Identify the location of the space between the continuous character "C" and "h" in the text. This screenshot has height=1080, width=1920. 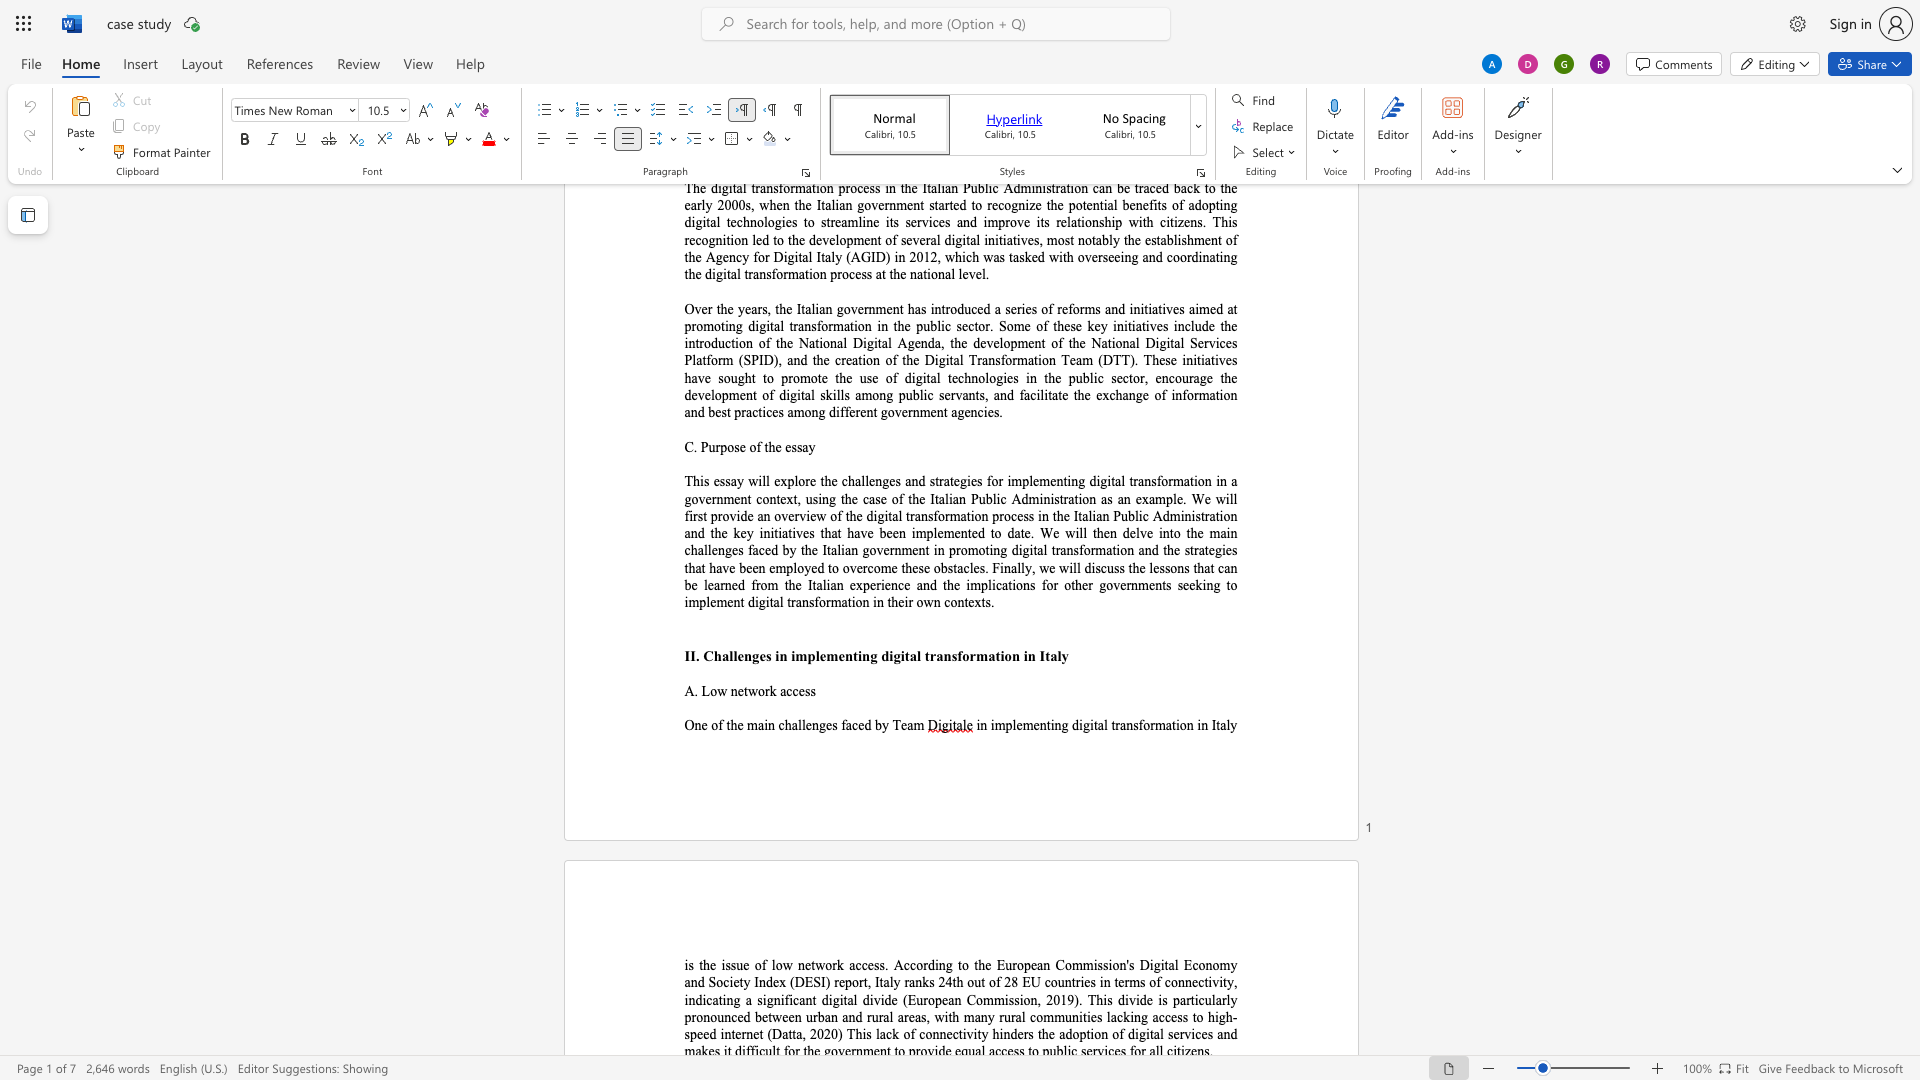
(713, 656).